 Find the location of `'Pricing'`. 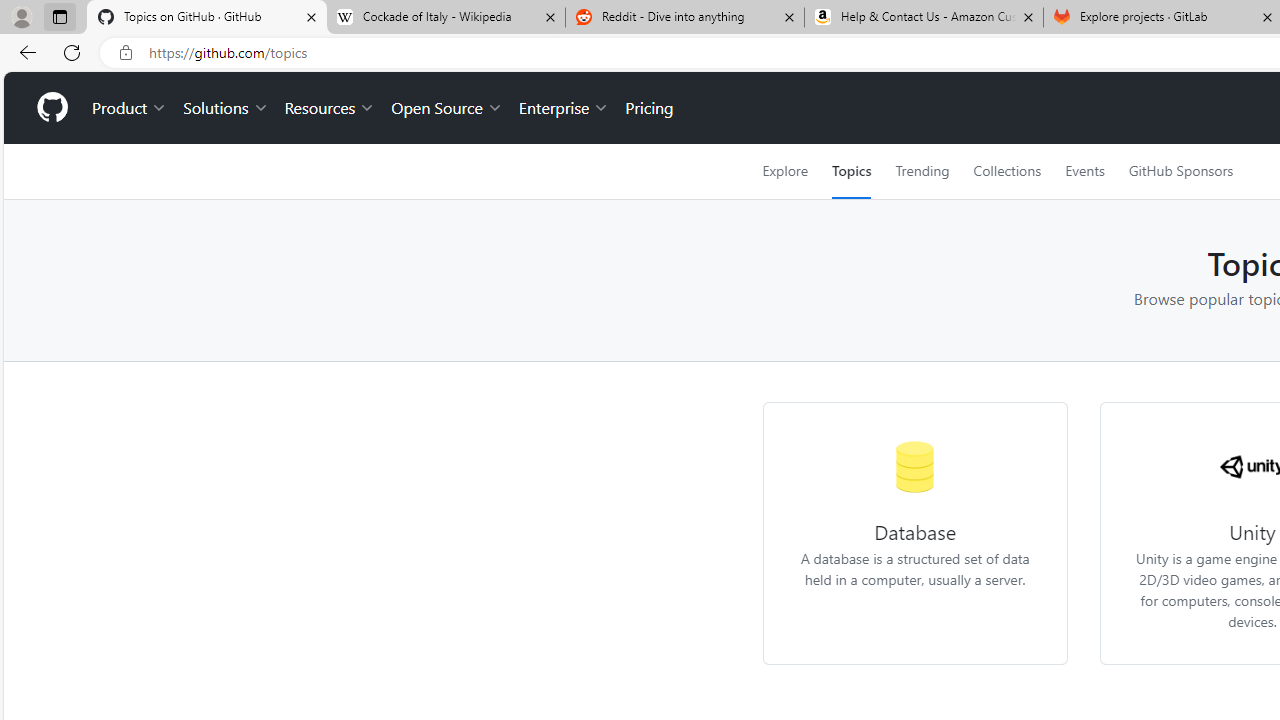

'Pricing' is located at coordinates (649, 108).